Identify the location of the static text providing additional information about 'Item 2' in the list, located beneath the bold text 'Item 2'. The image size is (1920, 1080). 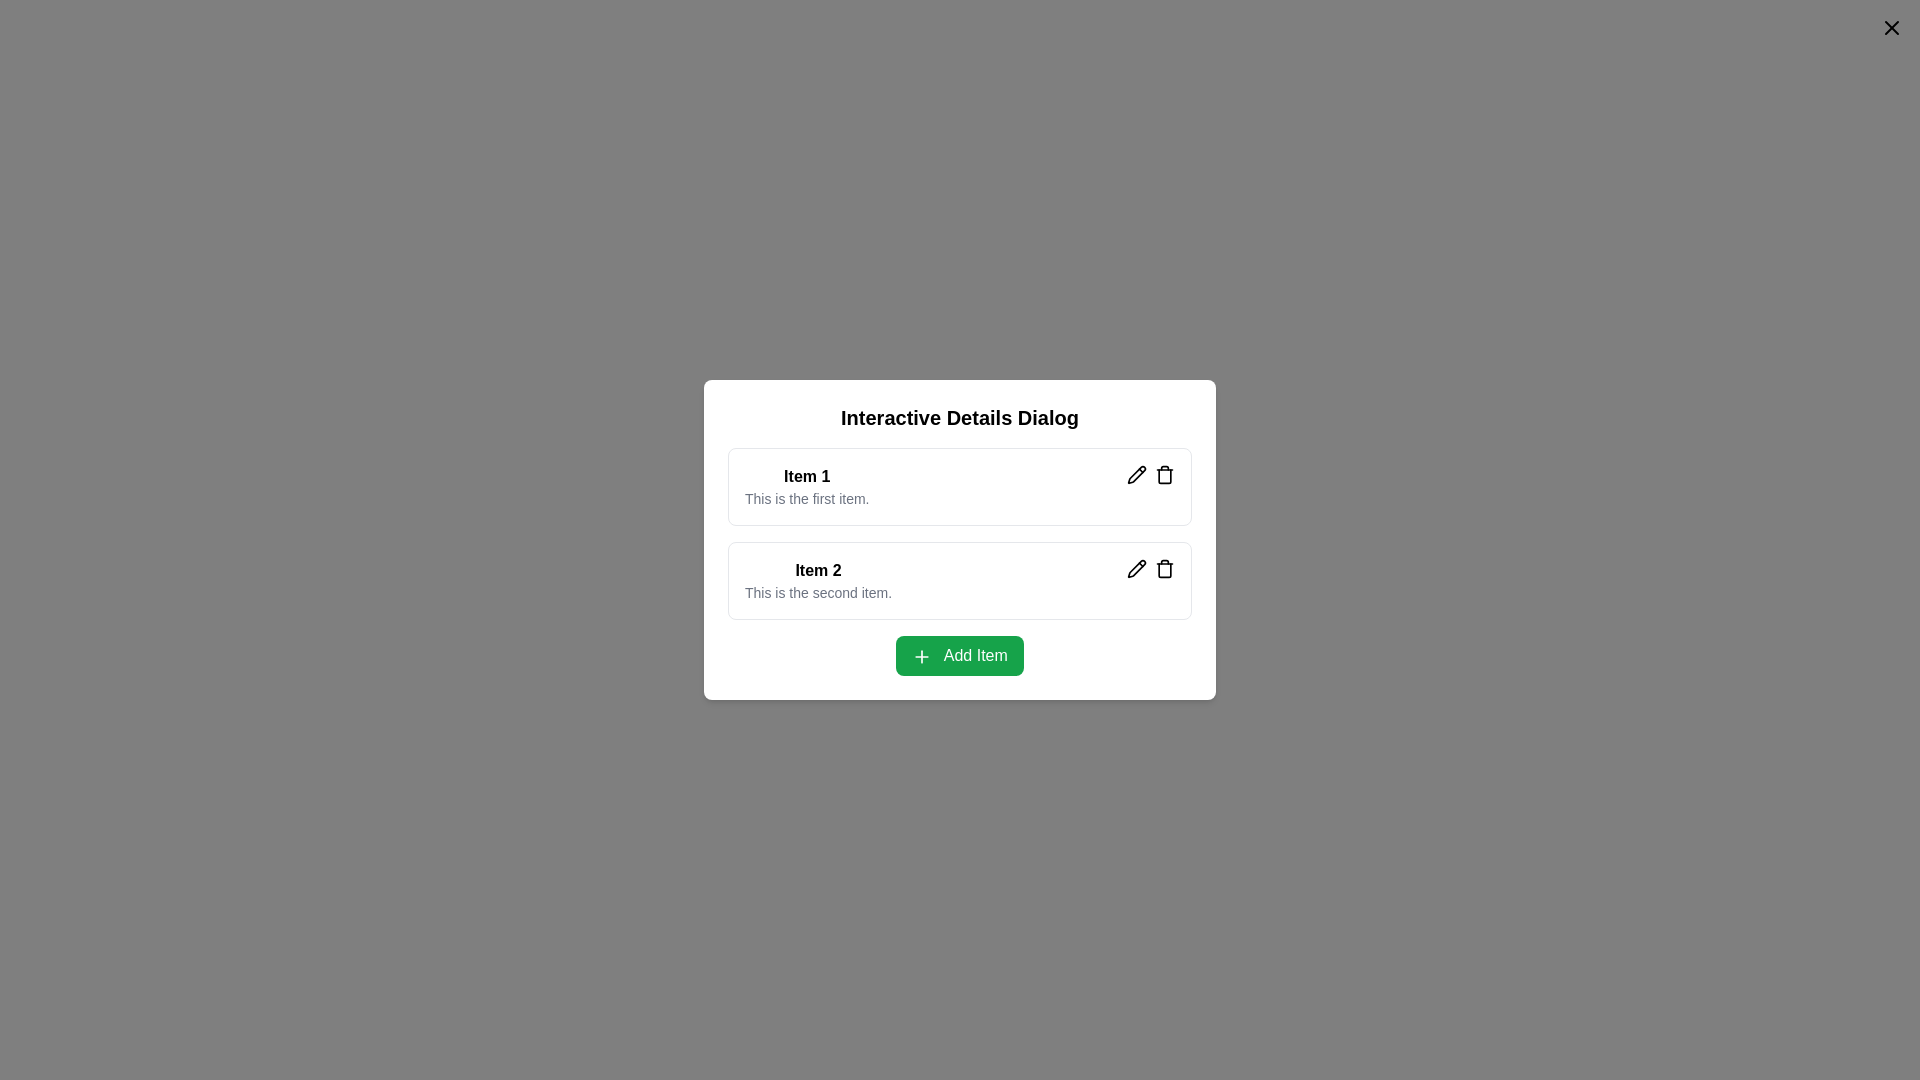
(818, 592).